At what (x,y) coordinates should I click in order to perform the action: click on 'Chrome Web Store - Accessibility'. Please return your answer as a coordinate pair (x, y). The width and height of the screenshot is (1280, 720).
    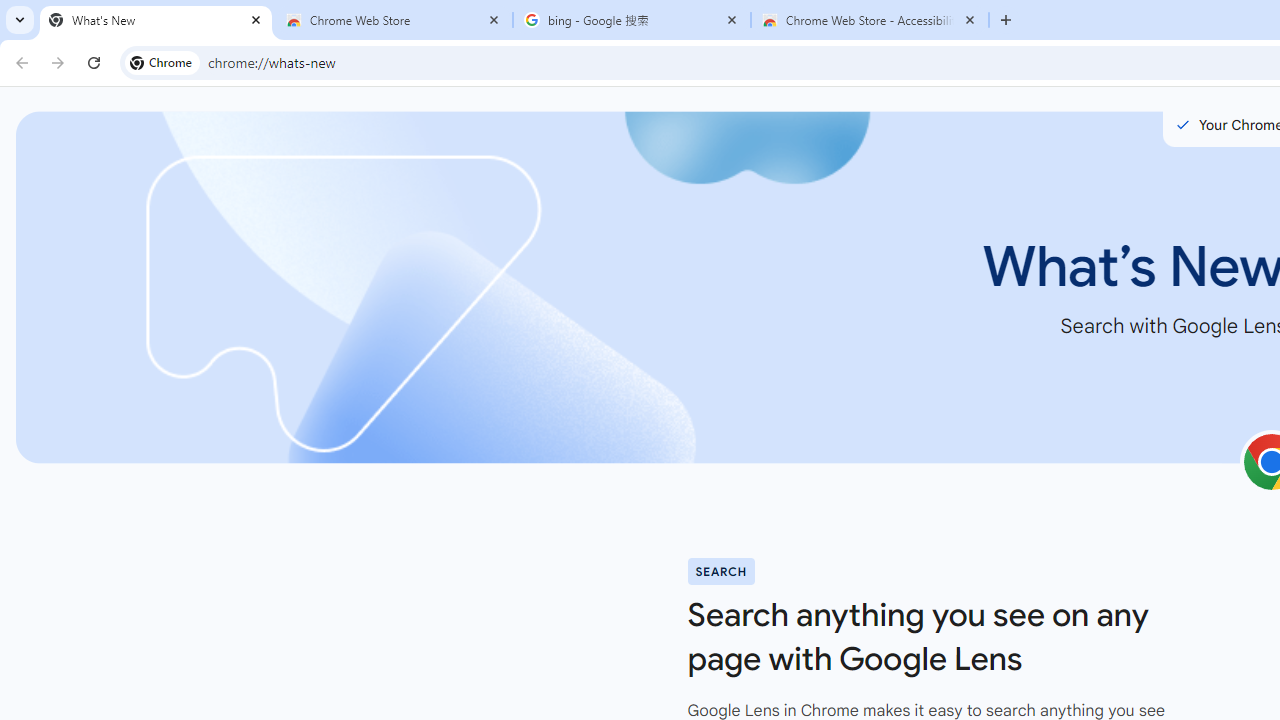
    Looking at the image, I should click on (870, 20).